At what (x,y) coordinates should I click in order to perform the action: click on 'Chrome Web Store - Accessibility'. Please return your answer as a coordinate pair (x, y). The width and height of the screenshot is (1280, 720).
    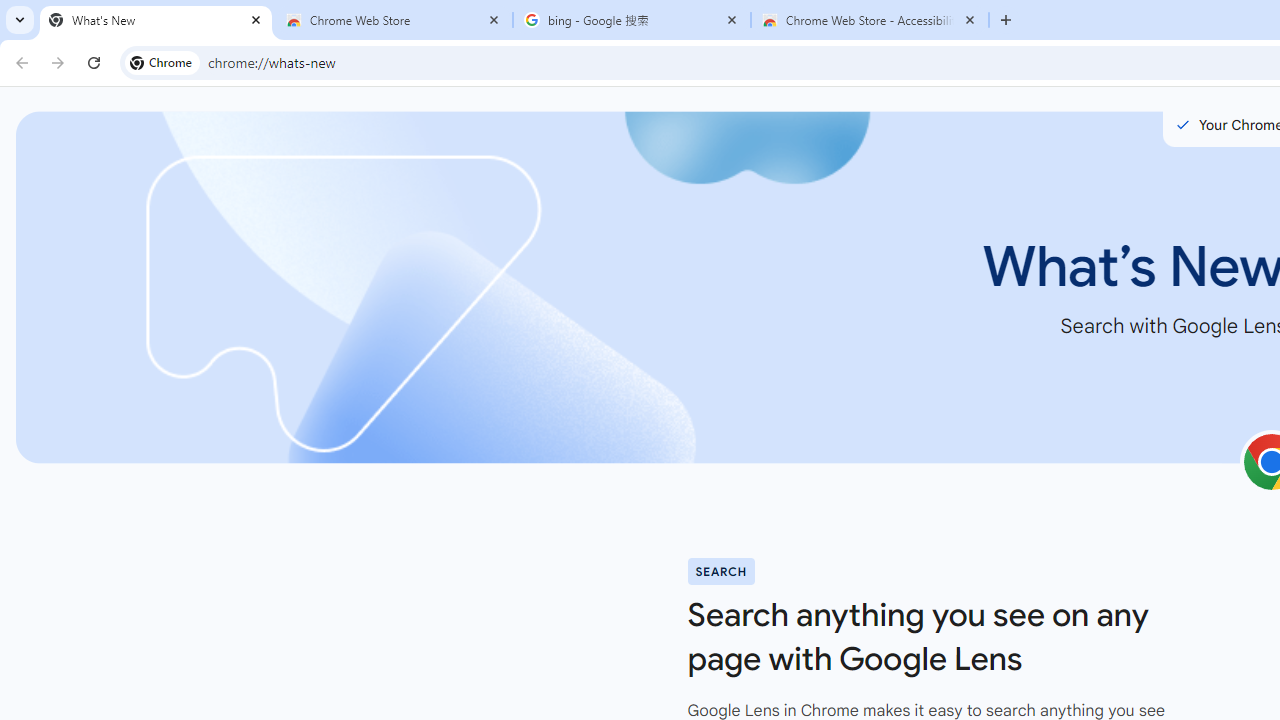
    Looking at the image, I should click on (870, 20).